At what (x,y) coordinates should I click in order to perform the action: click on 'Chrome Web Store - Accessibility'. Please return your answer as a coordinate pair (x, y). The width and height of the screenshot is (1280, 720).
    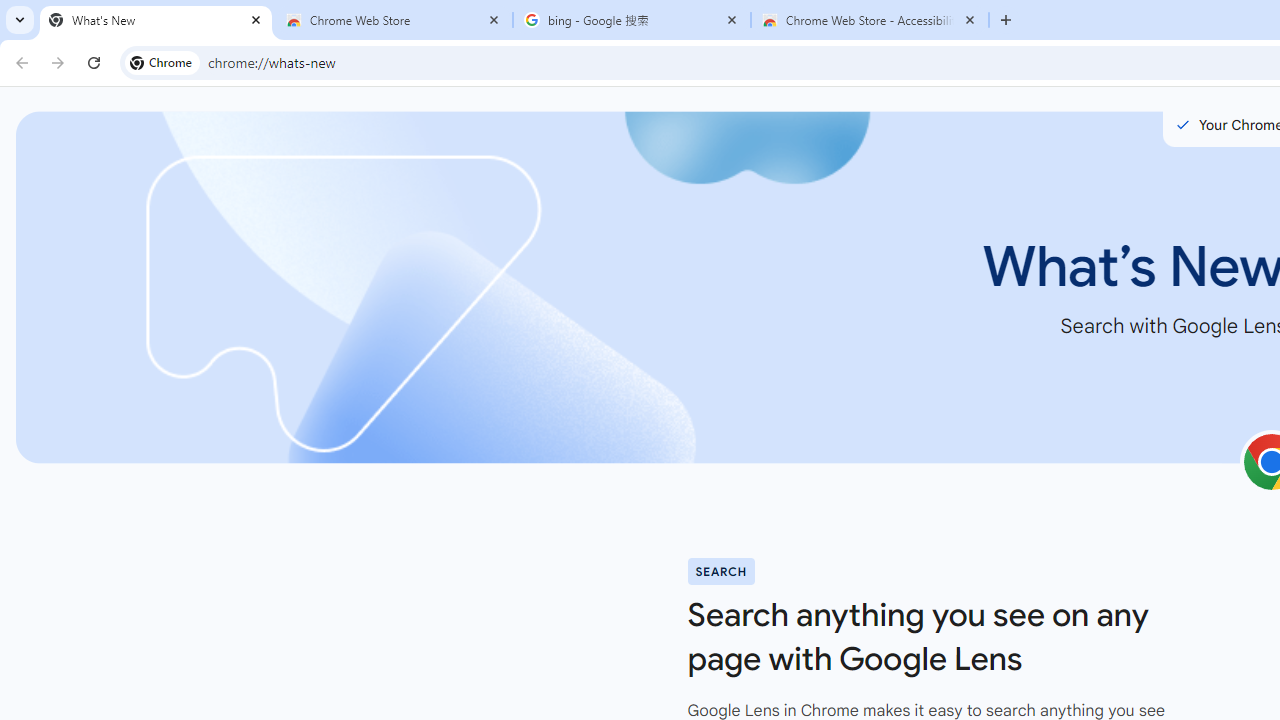
    Looking at the image, I should click on (870, 20).